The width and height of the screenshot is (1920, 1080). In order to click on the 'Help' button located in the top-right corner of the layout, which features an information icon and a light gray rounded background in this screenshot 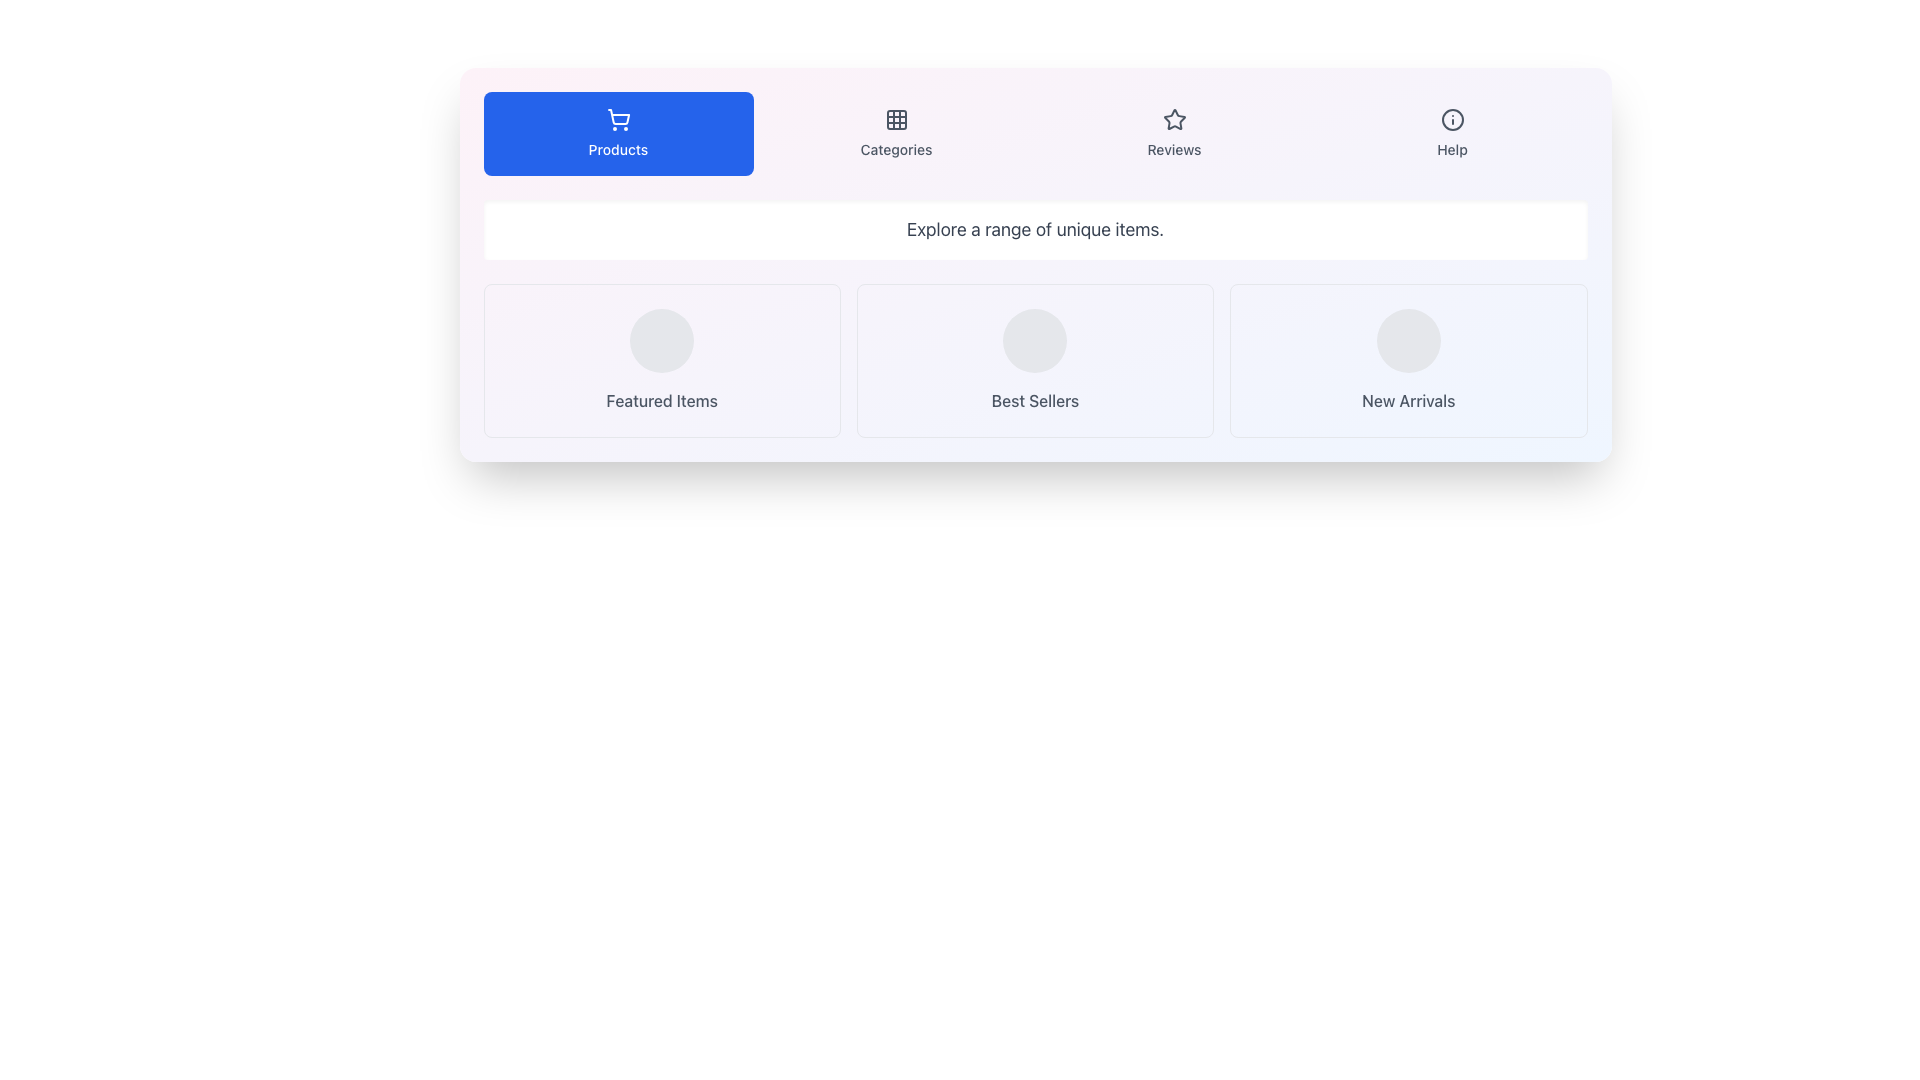, I will do `click(1452, 134)`.